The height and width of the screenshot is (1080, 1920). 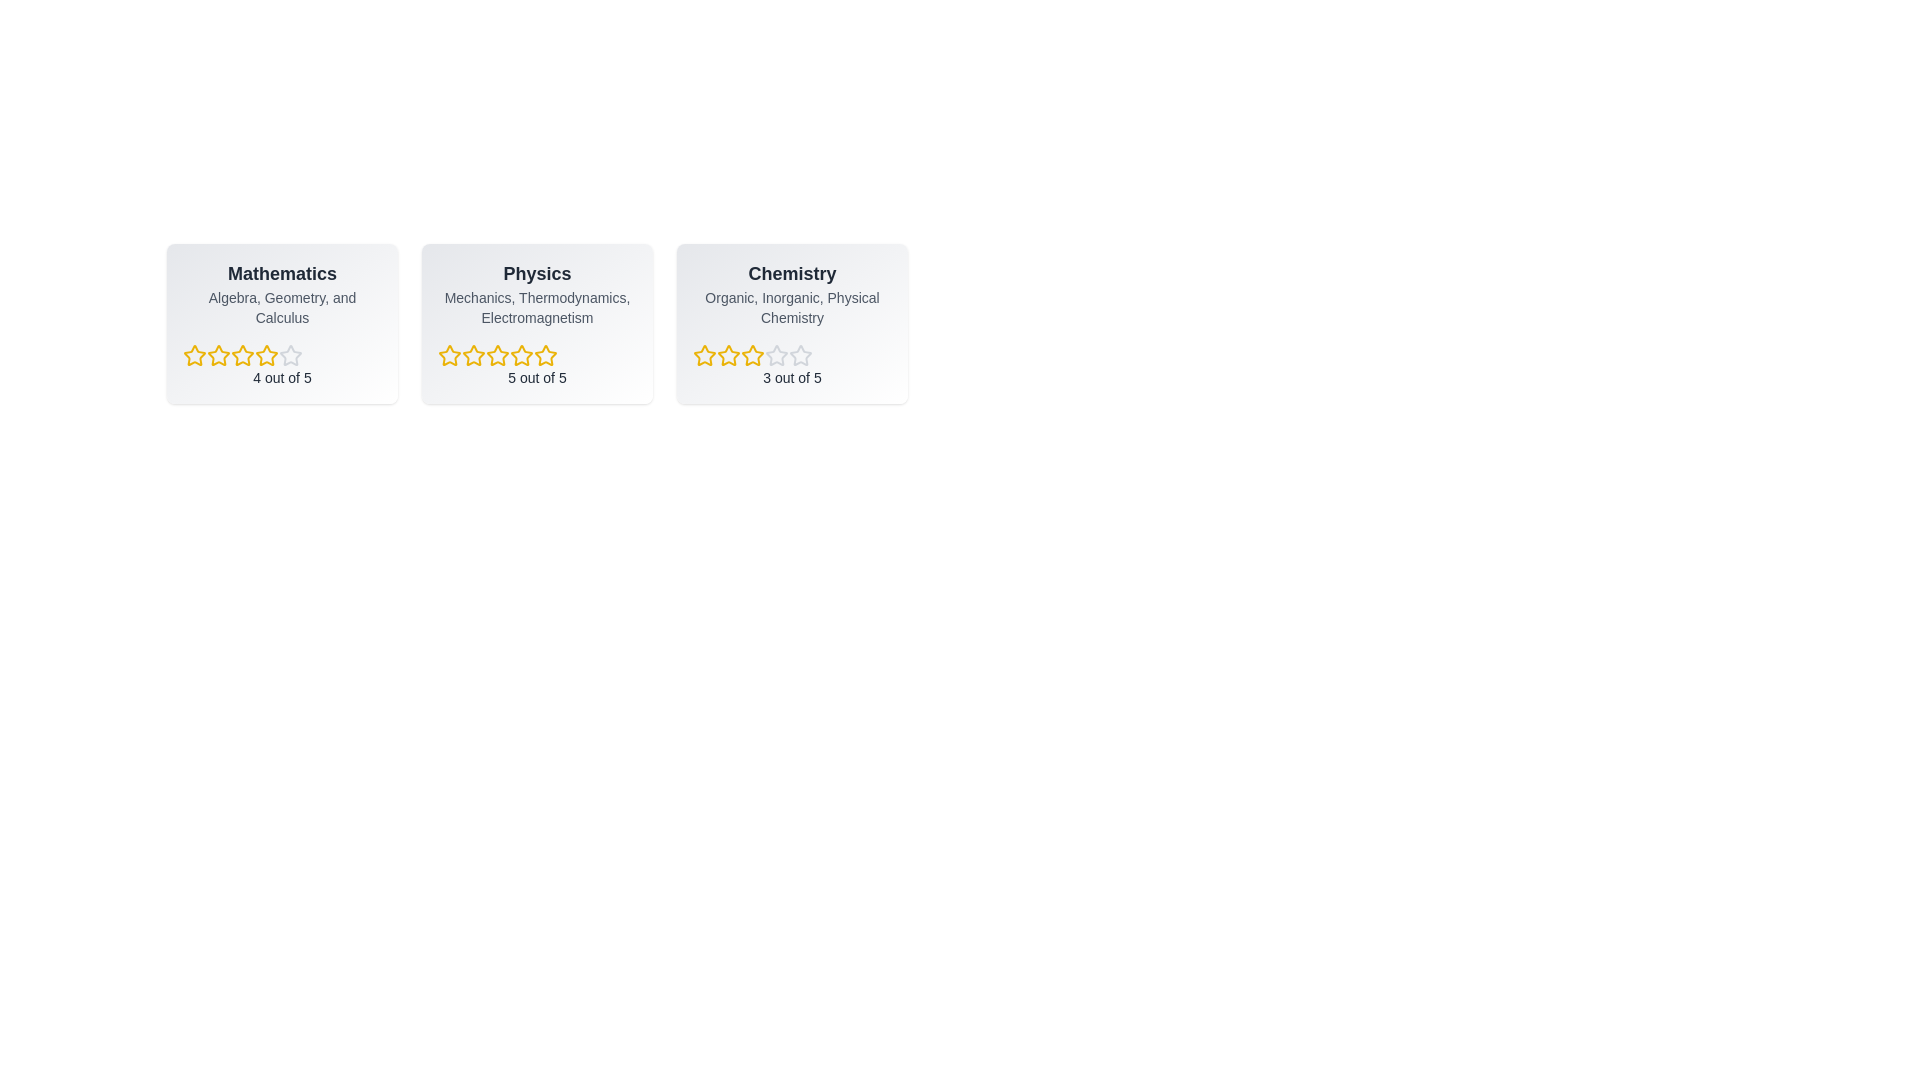 What do you see at coordinates (281, 323) in the screenshot?
I see `the Mathematics card to see the hover effect` at bounding box center [281, 323].